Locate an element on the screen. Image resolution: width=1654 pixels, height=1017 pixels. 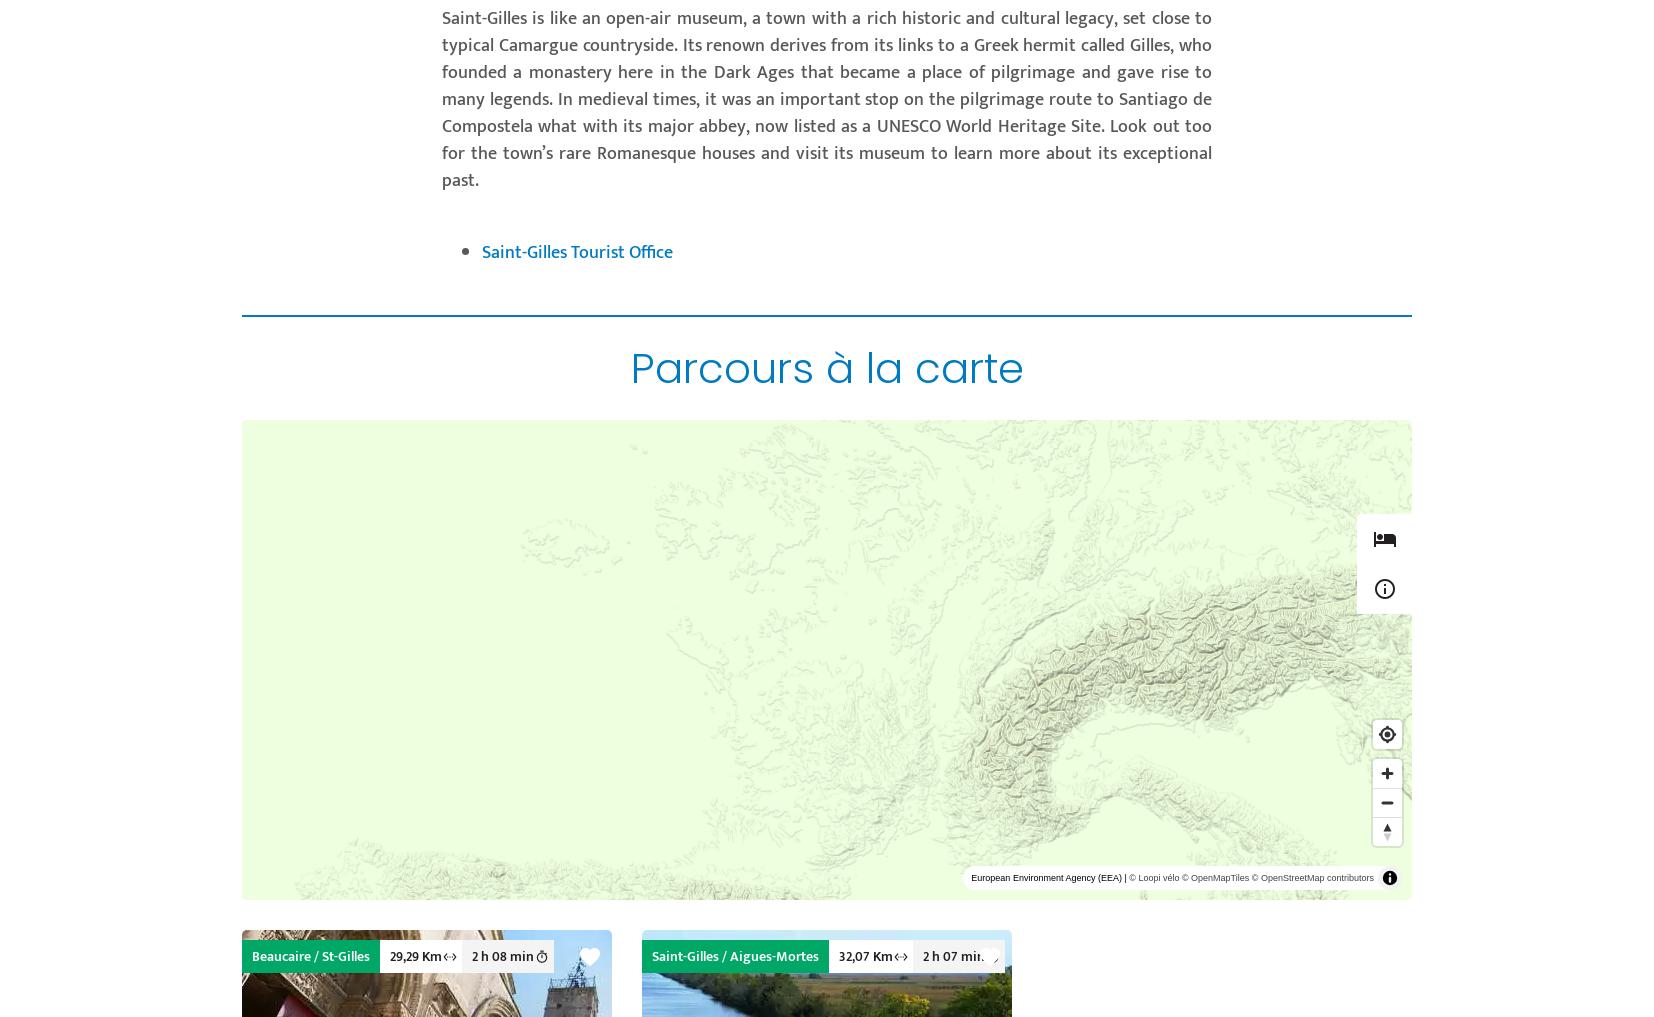
'29,29 Km' is located at coordinates (415, 955).